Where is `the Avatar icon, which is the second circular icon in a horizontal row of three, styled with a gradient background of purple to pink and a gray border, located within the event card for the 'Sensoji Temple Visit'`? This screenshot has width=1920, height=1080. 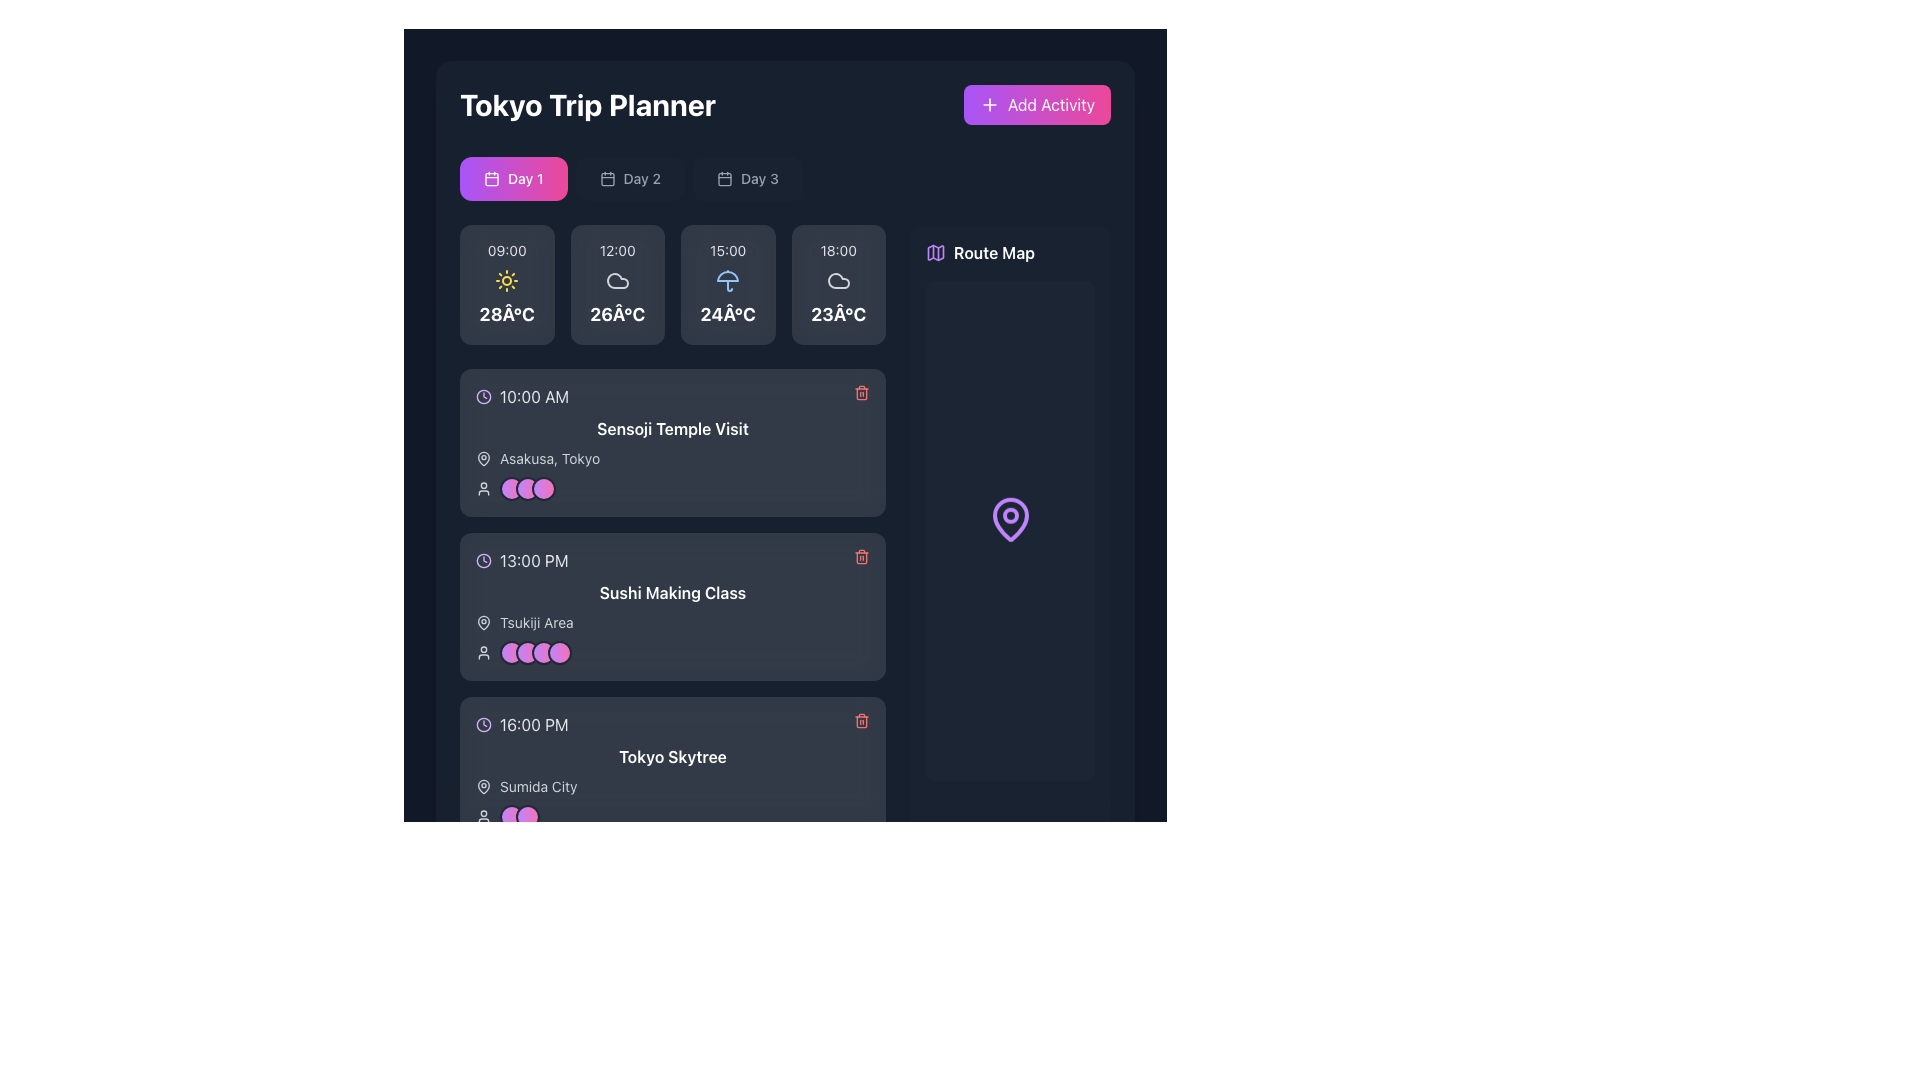 the Avatar icon, which is the second circular icon in a horizontal row of three, styled with a gradient background of purple to pink and a gray border, located within the event card for the 'Sensoji Temple Visit' is located at coordinates (528, 489).